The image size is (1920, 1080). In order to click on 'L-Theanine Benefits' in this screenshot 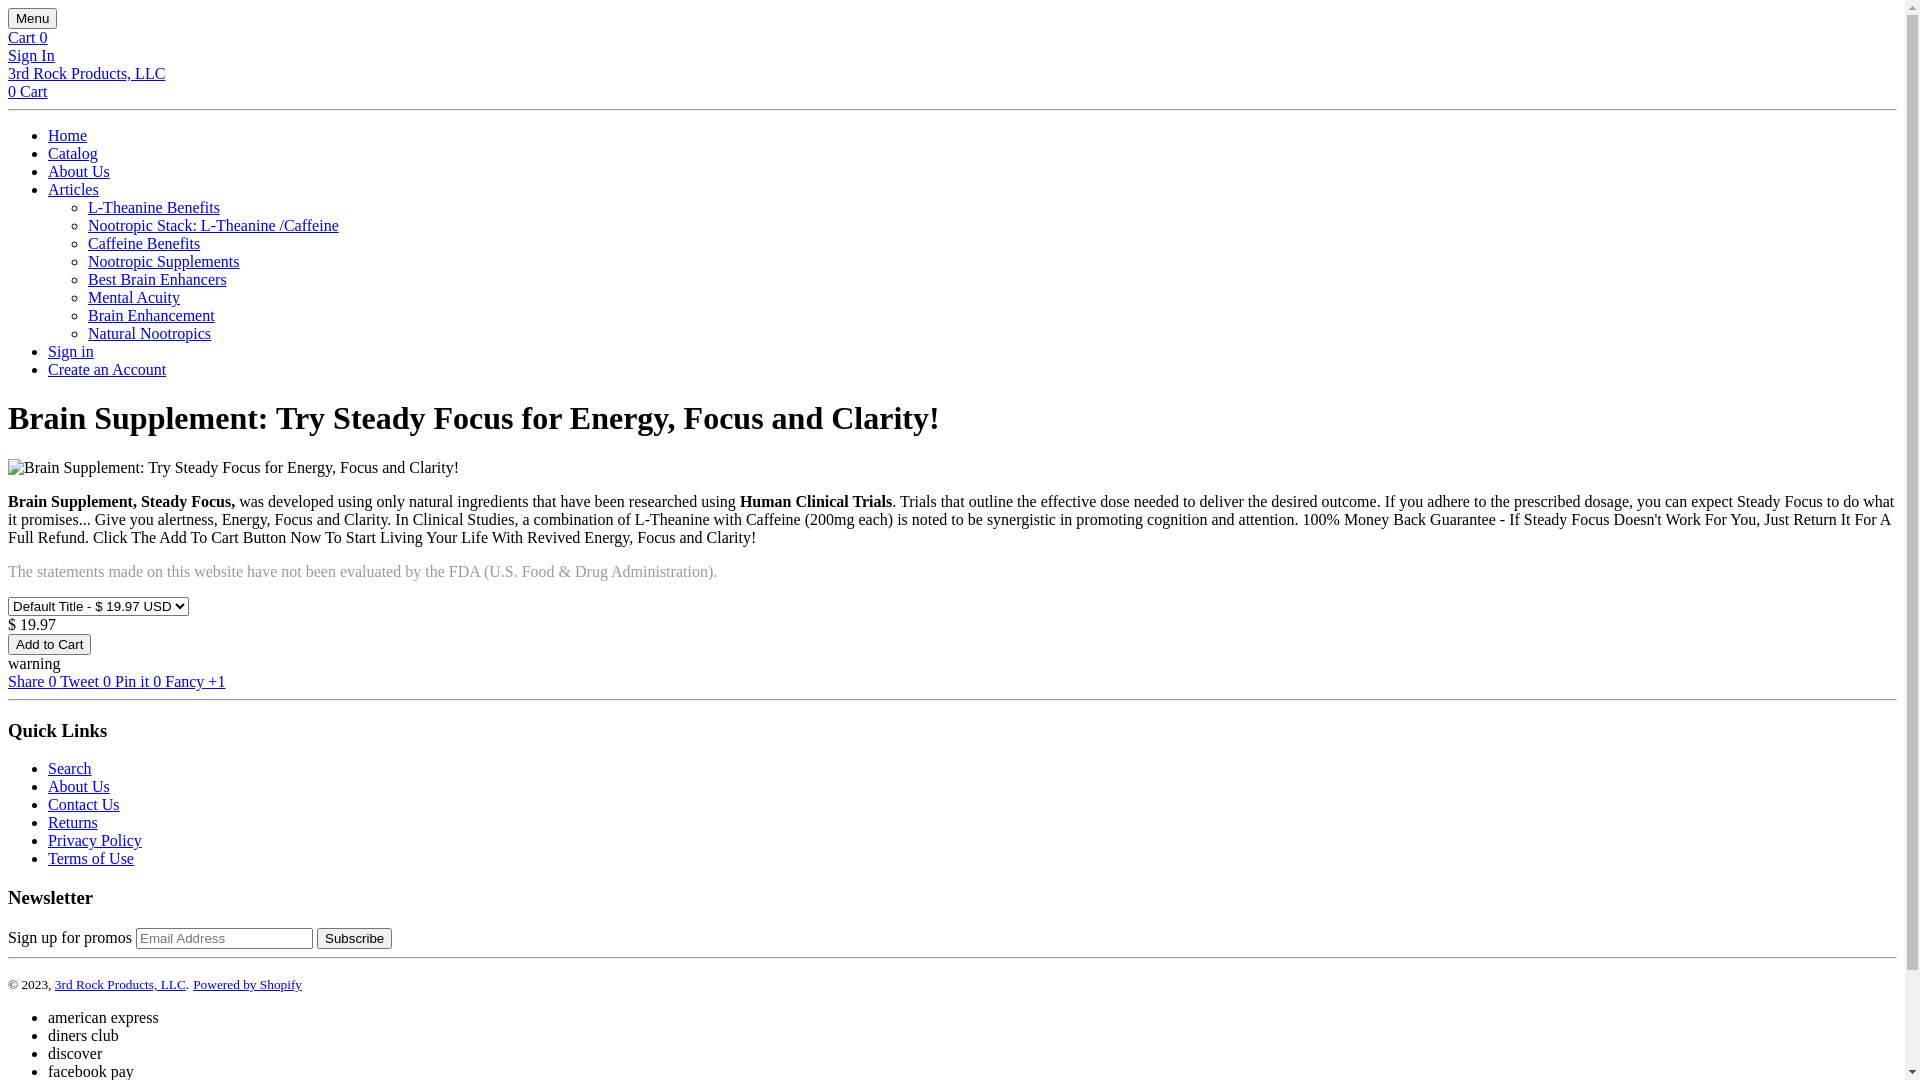, I will do `click(152, 207)`.